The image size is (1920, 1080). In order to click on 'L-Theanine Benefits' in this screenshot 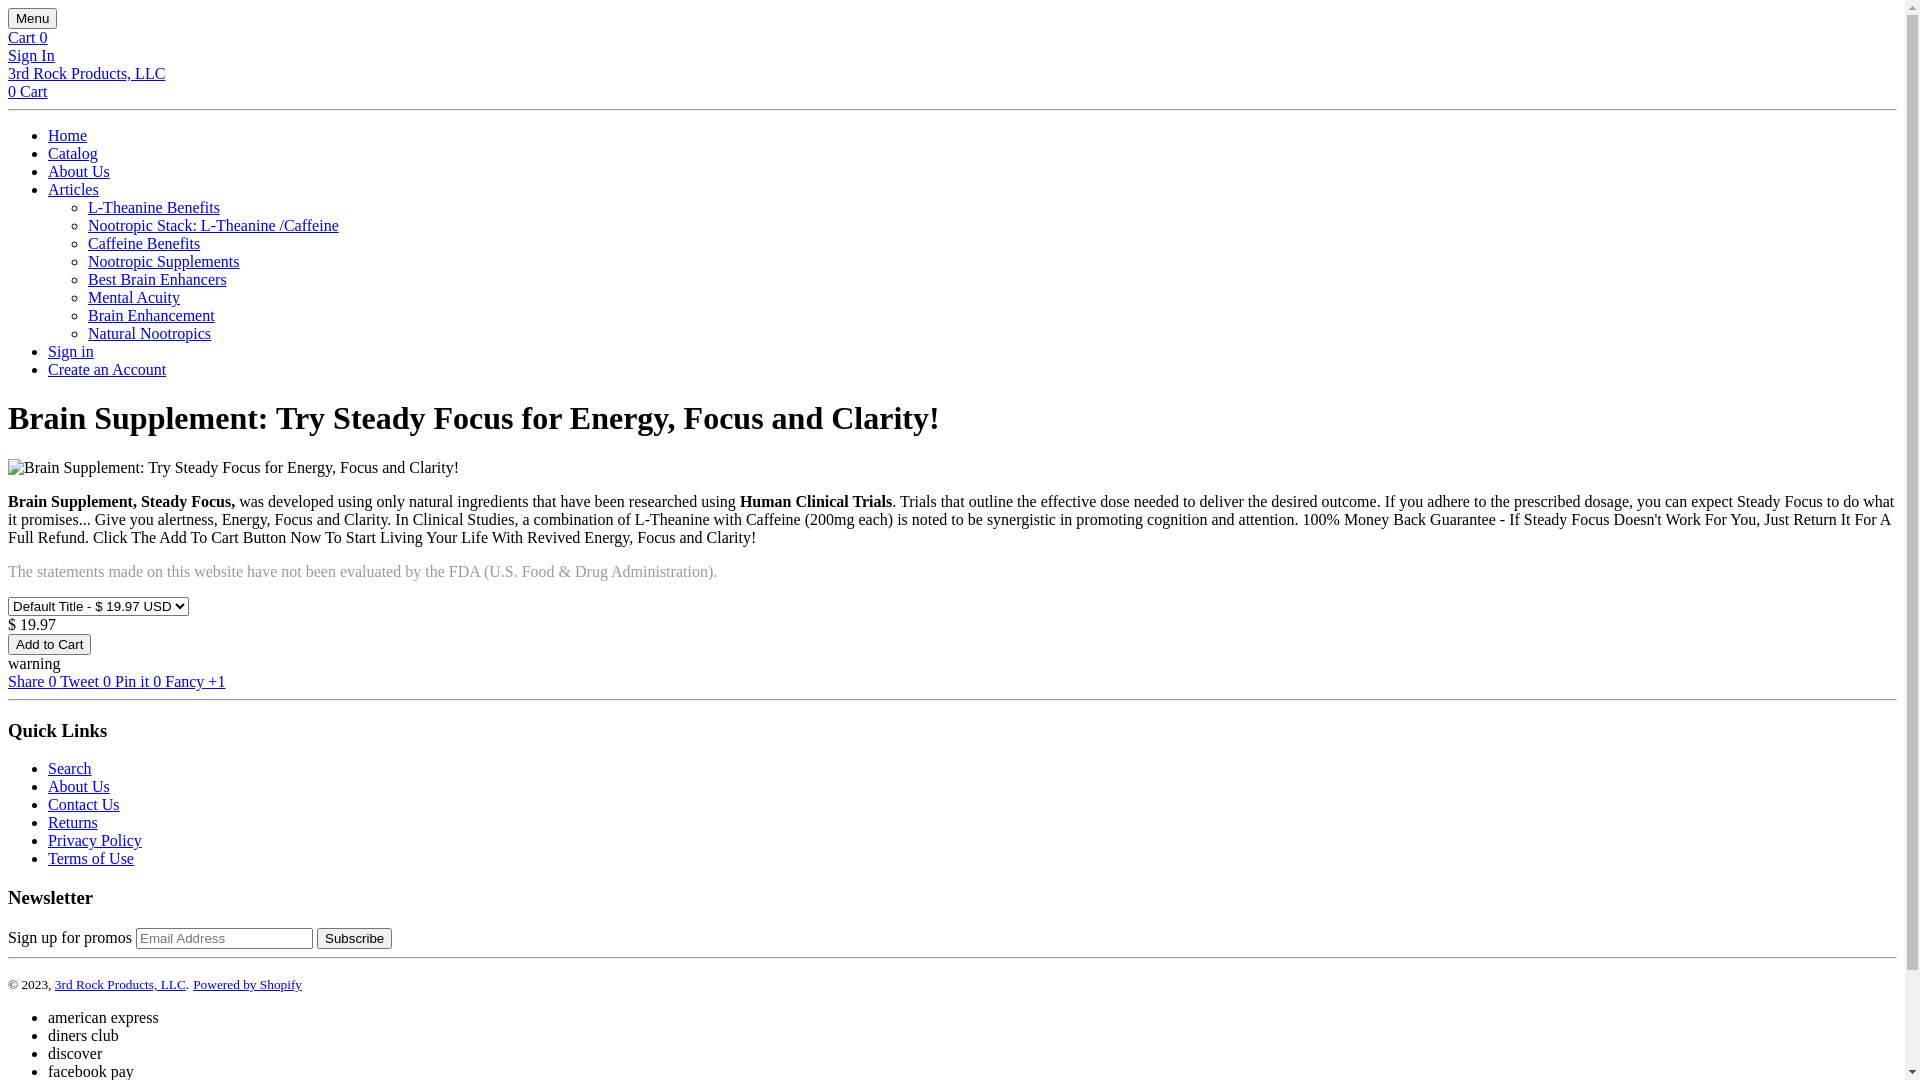, I will do `click(152, 207)`.